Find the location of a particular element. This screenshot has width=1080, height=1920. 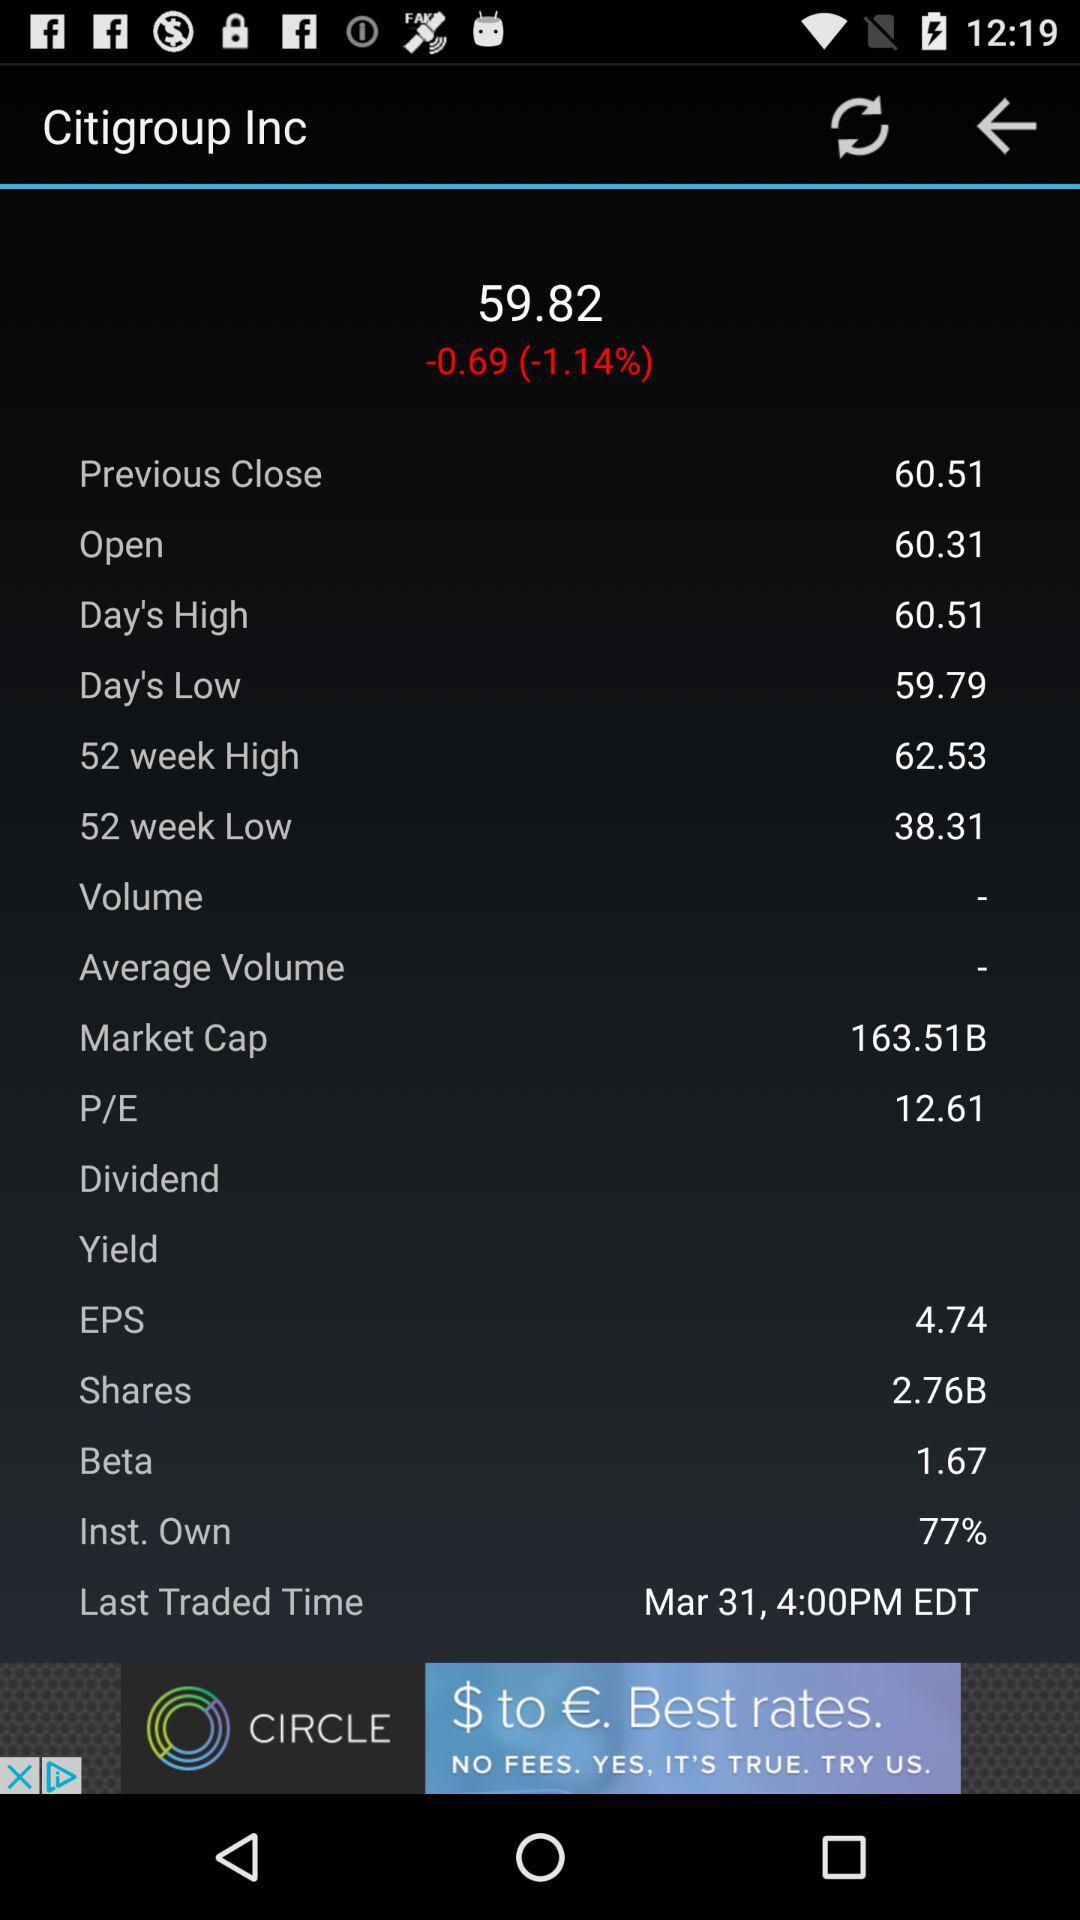

refresh page is located at coordinates (858, 124).